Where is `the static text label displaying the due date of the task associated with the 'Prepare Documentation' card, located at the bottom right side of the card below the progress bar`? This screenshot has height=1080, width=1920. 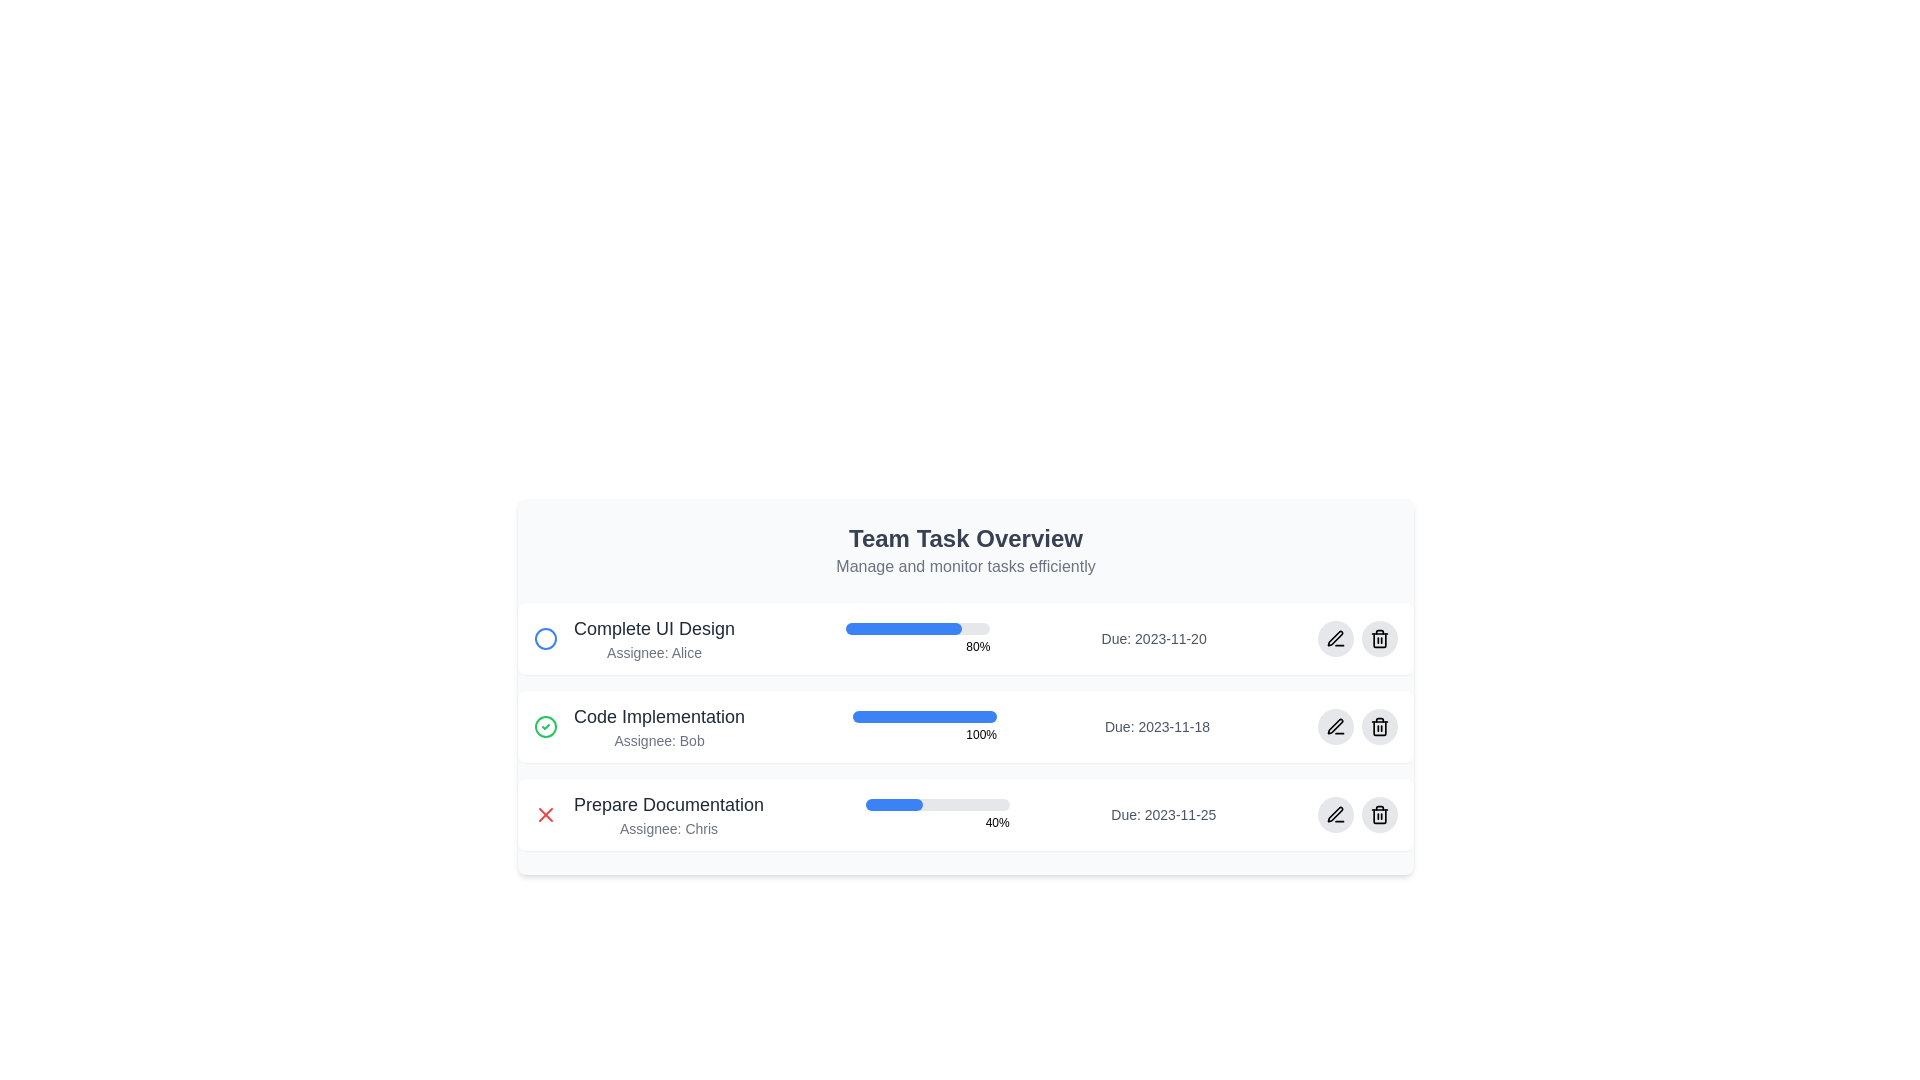
the static text label displaying the due date of the task associated with the 'Prepare Documentation' card, located at the bottom right side of the card below the progress bar is located at coordinates (1163, 814).